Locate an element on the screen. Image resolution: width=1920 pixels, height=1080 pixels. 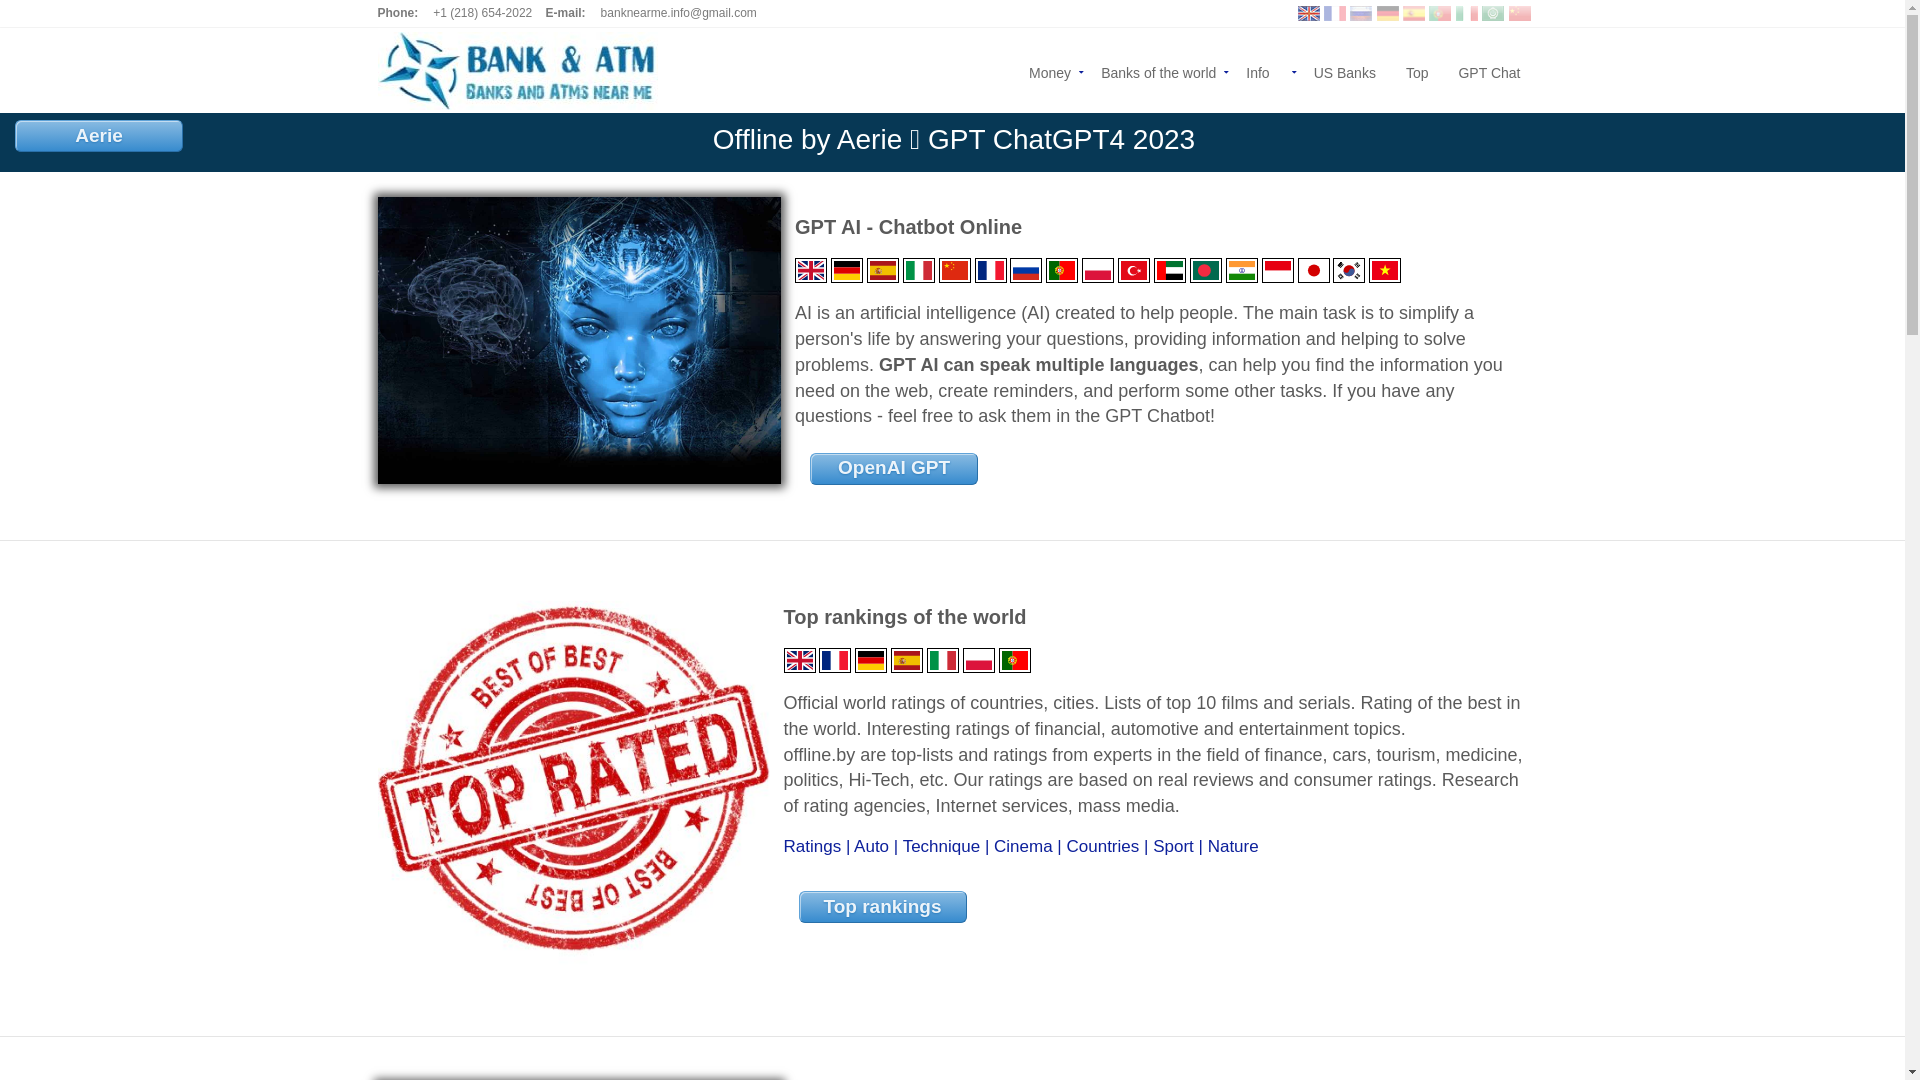
'Auto' is located at coordinates (871, 846).